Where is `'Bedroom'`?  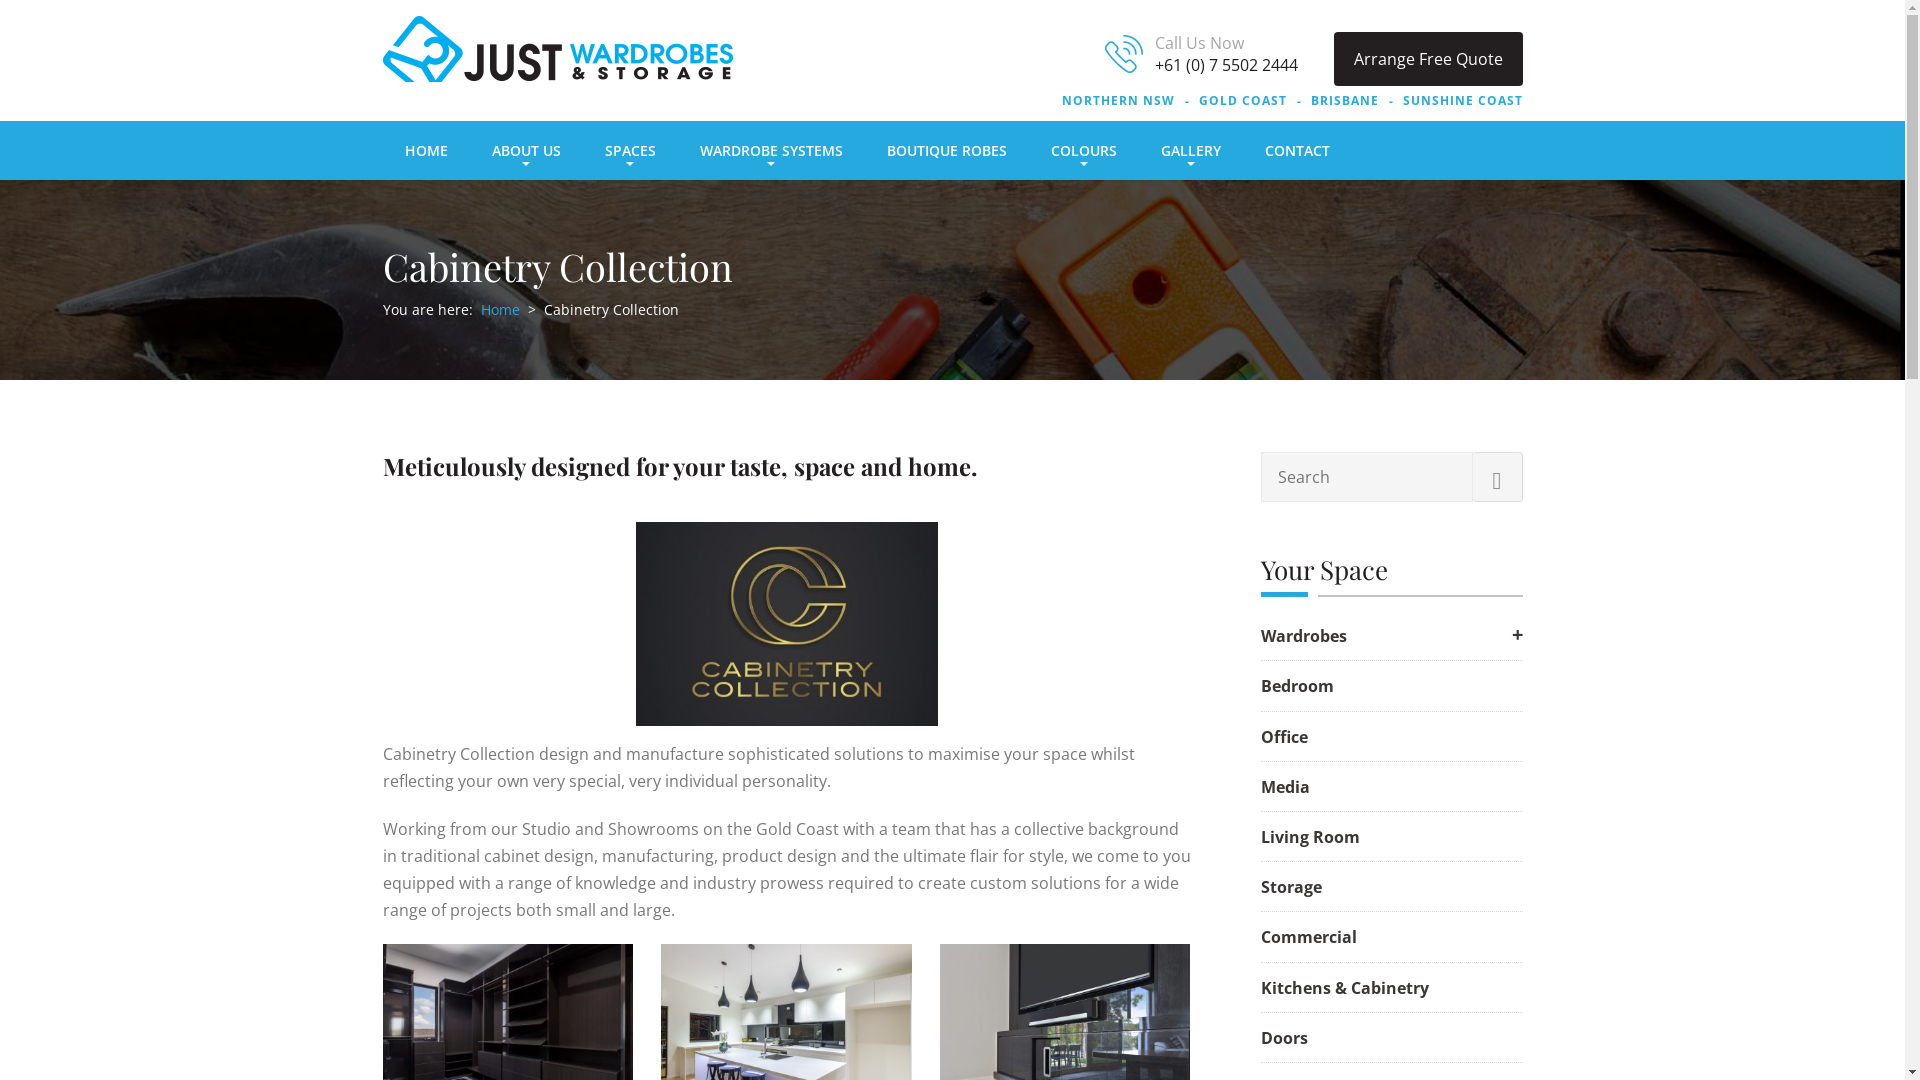 'Bedroom' is located at coordinates (1390, 685).